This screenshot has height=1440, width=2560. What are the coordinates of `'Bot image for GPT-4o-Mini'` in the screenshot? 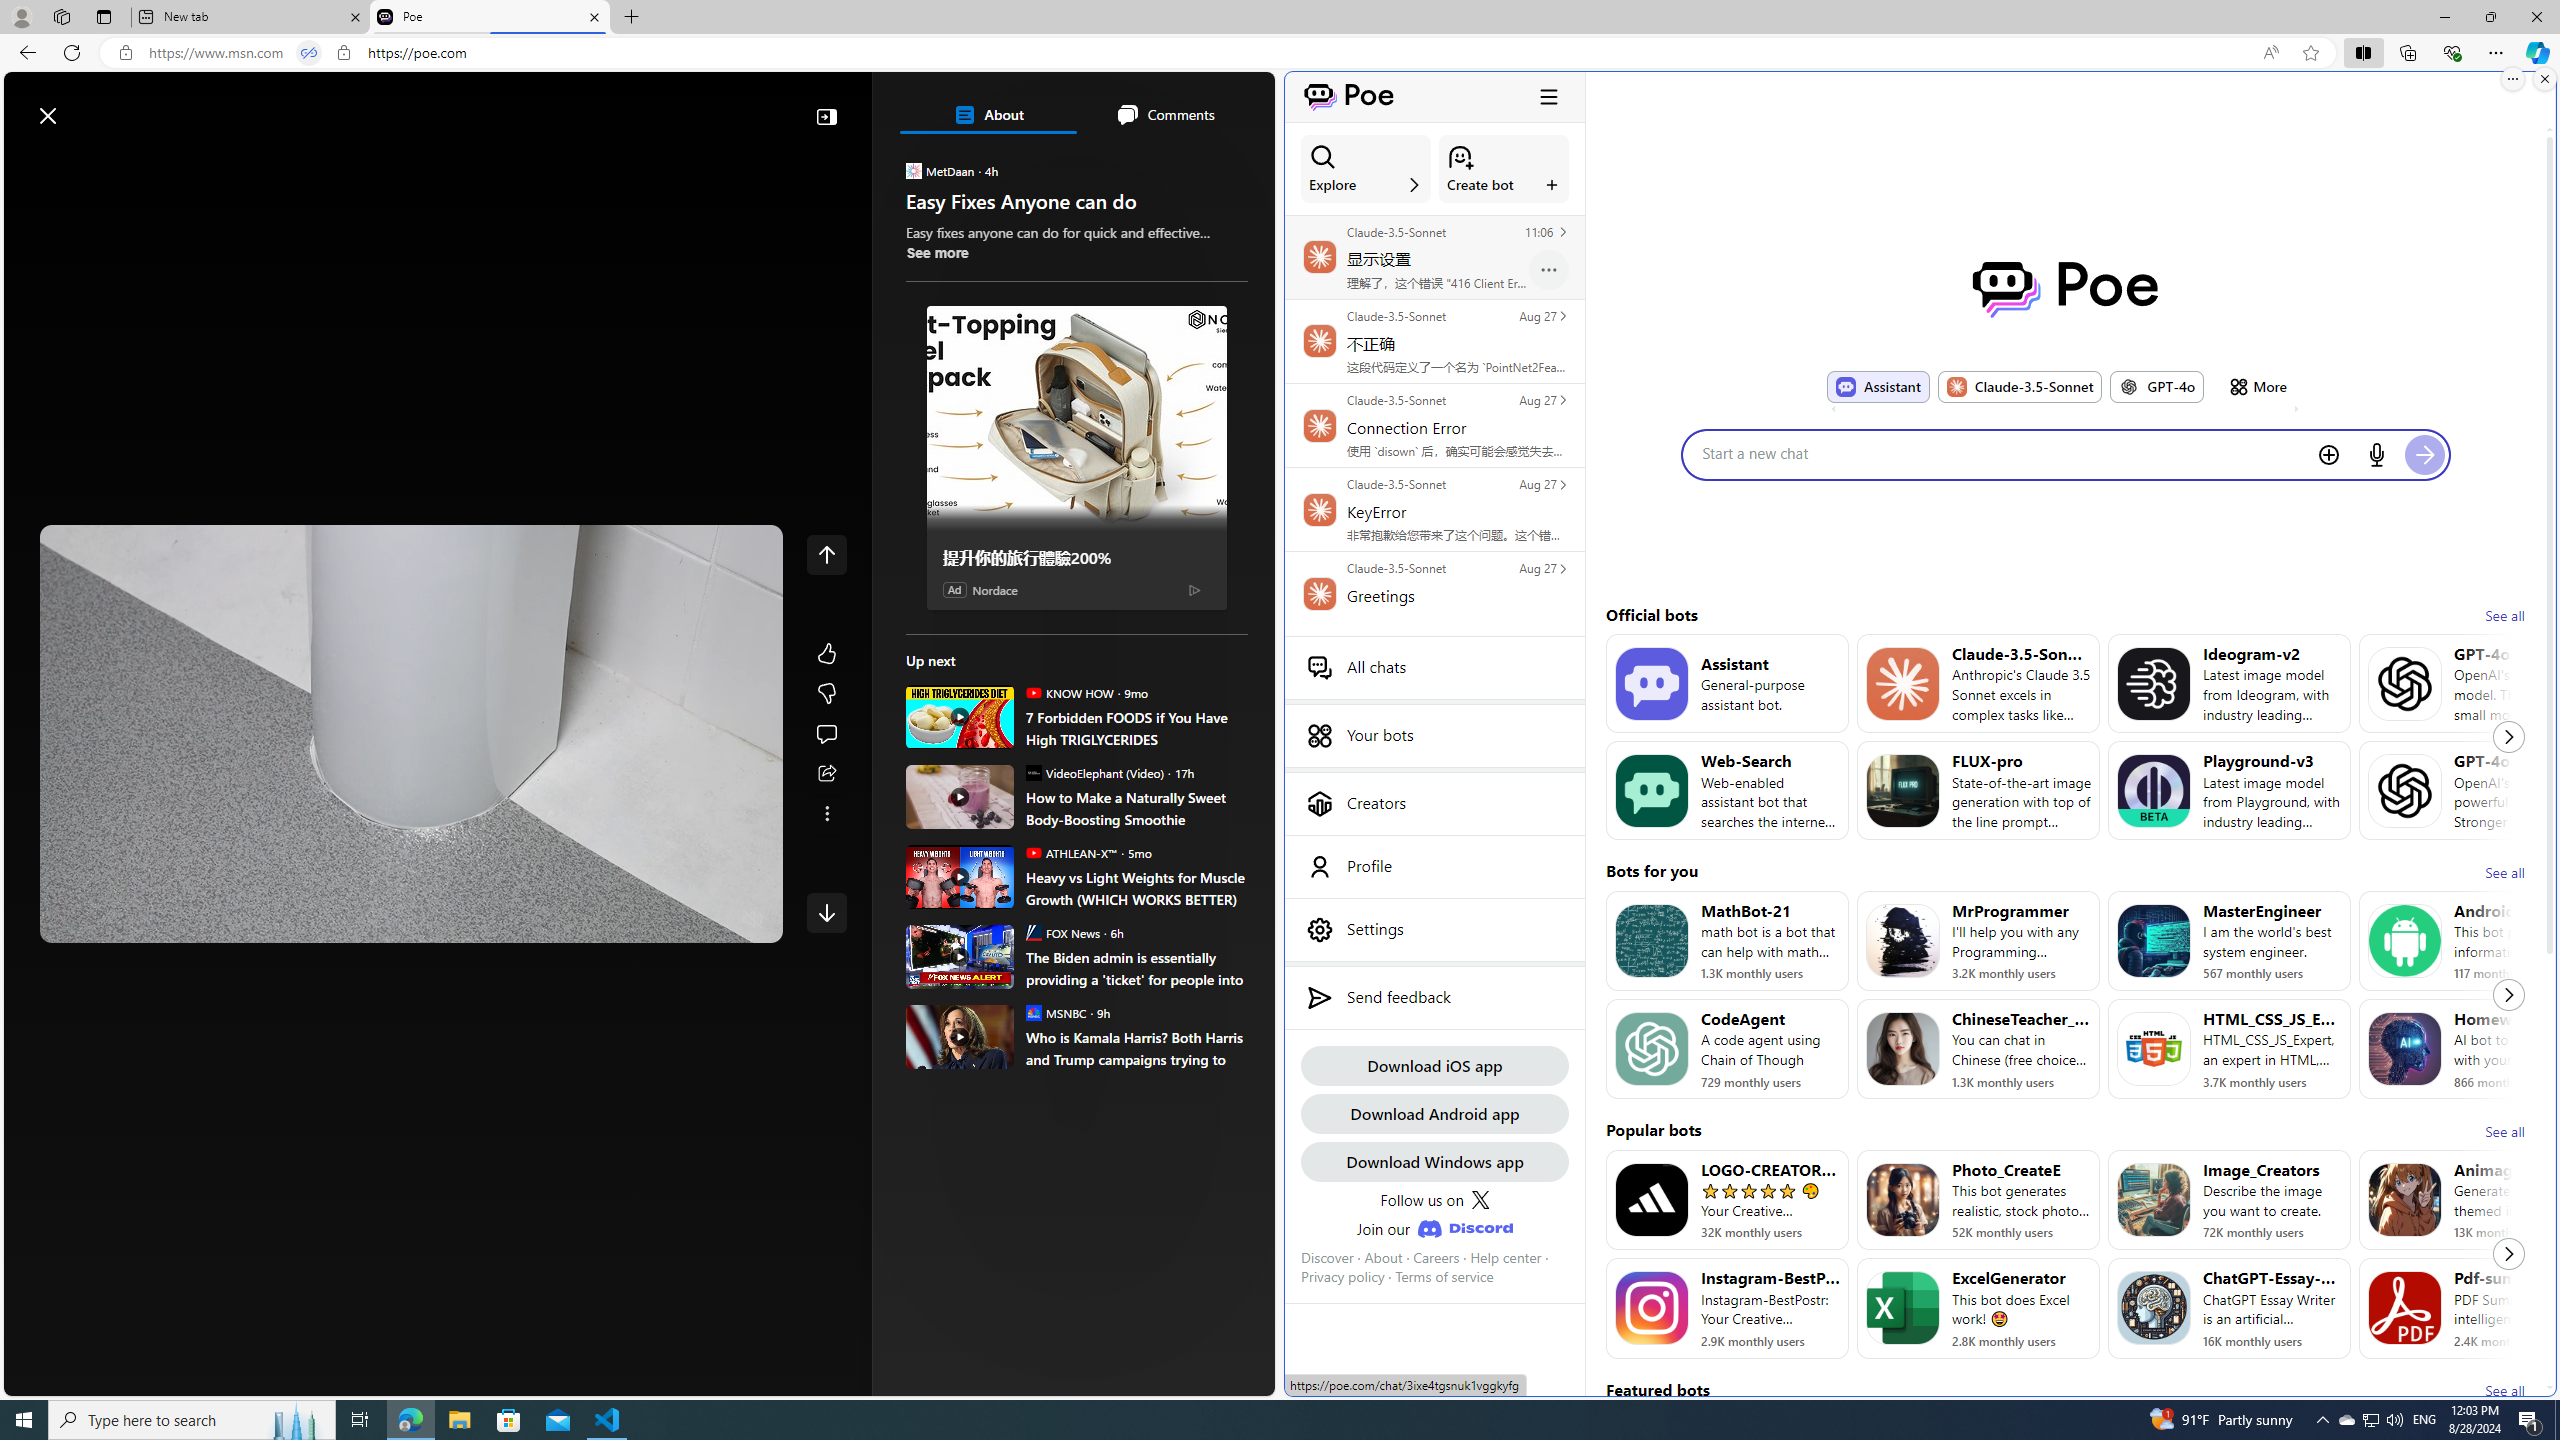 It's located at (2405, 682).